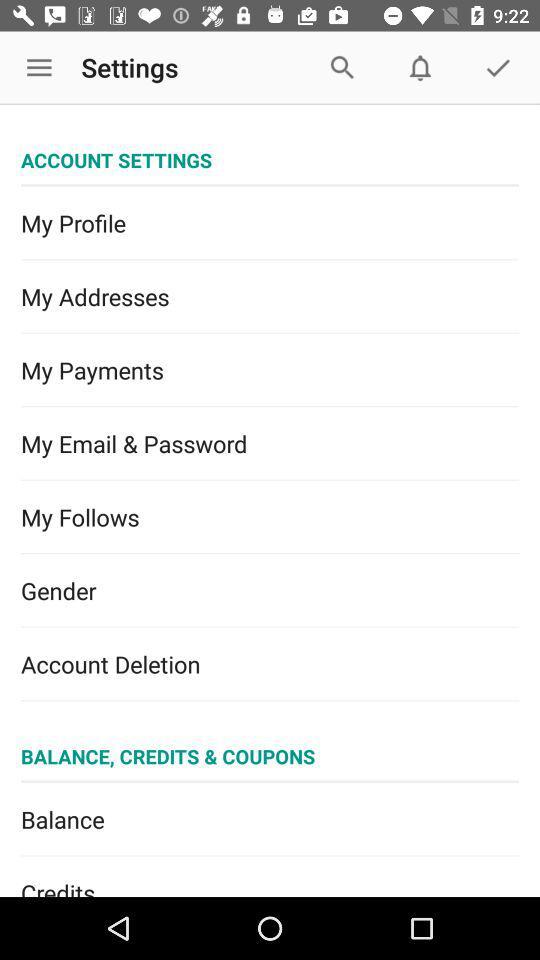  Describe the element at coordinates (270, 590) in the screenshot. I see `the icon below my follows icon` at that location.